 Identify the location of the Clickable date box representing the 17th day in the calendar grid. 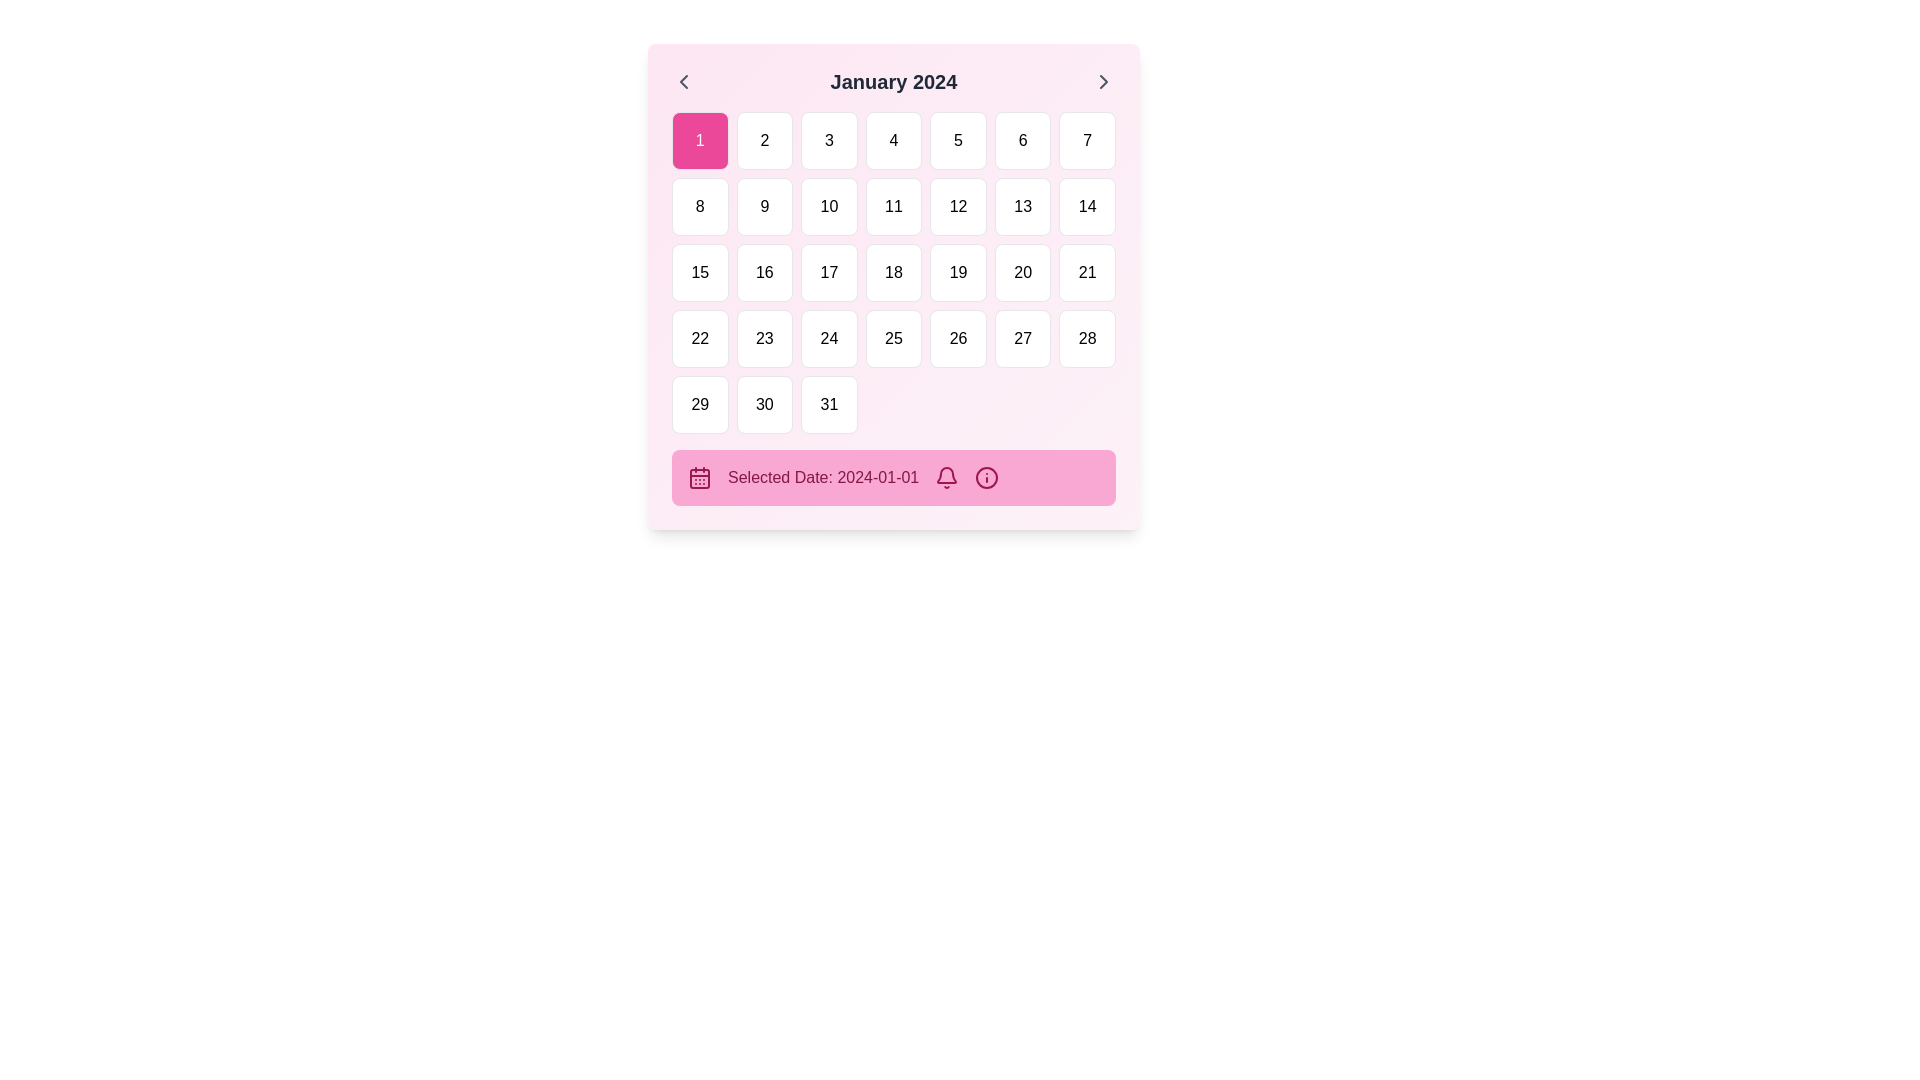
(829, 273).